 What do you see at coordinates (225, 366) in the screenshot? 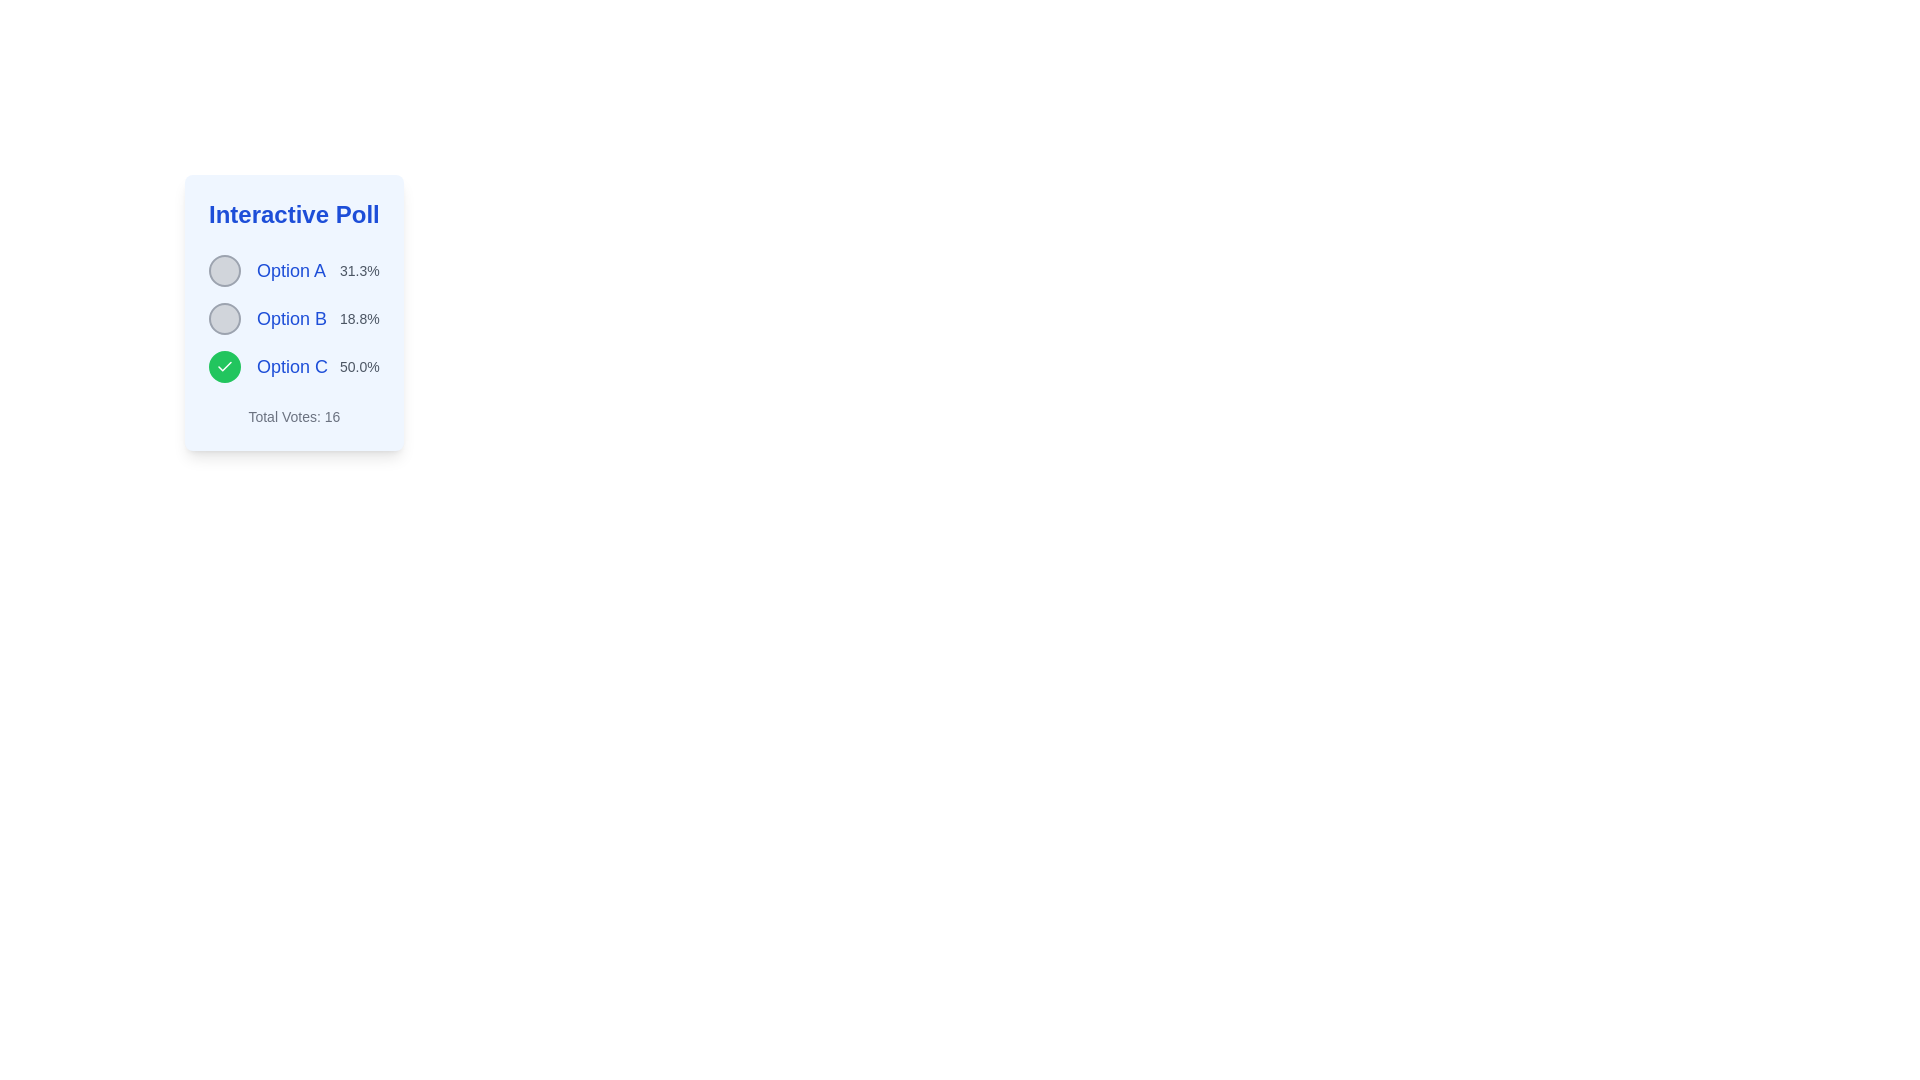
I see `the green checkmark icon next to 'Option C' in the 'Interactive Poll'` at bounding box center [225, 366].